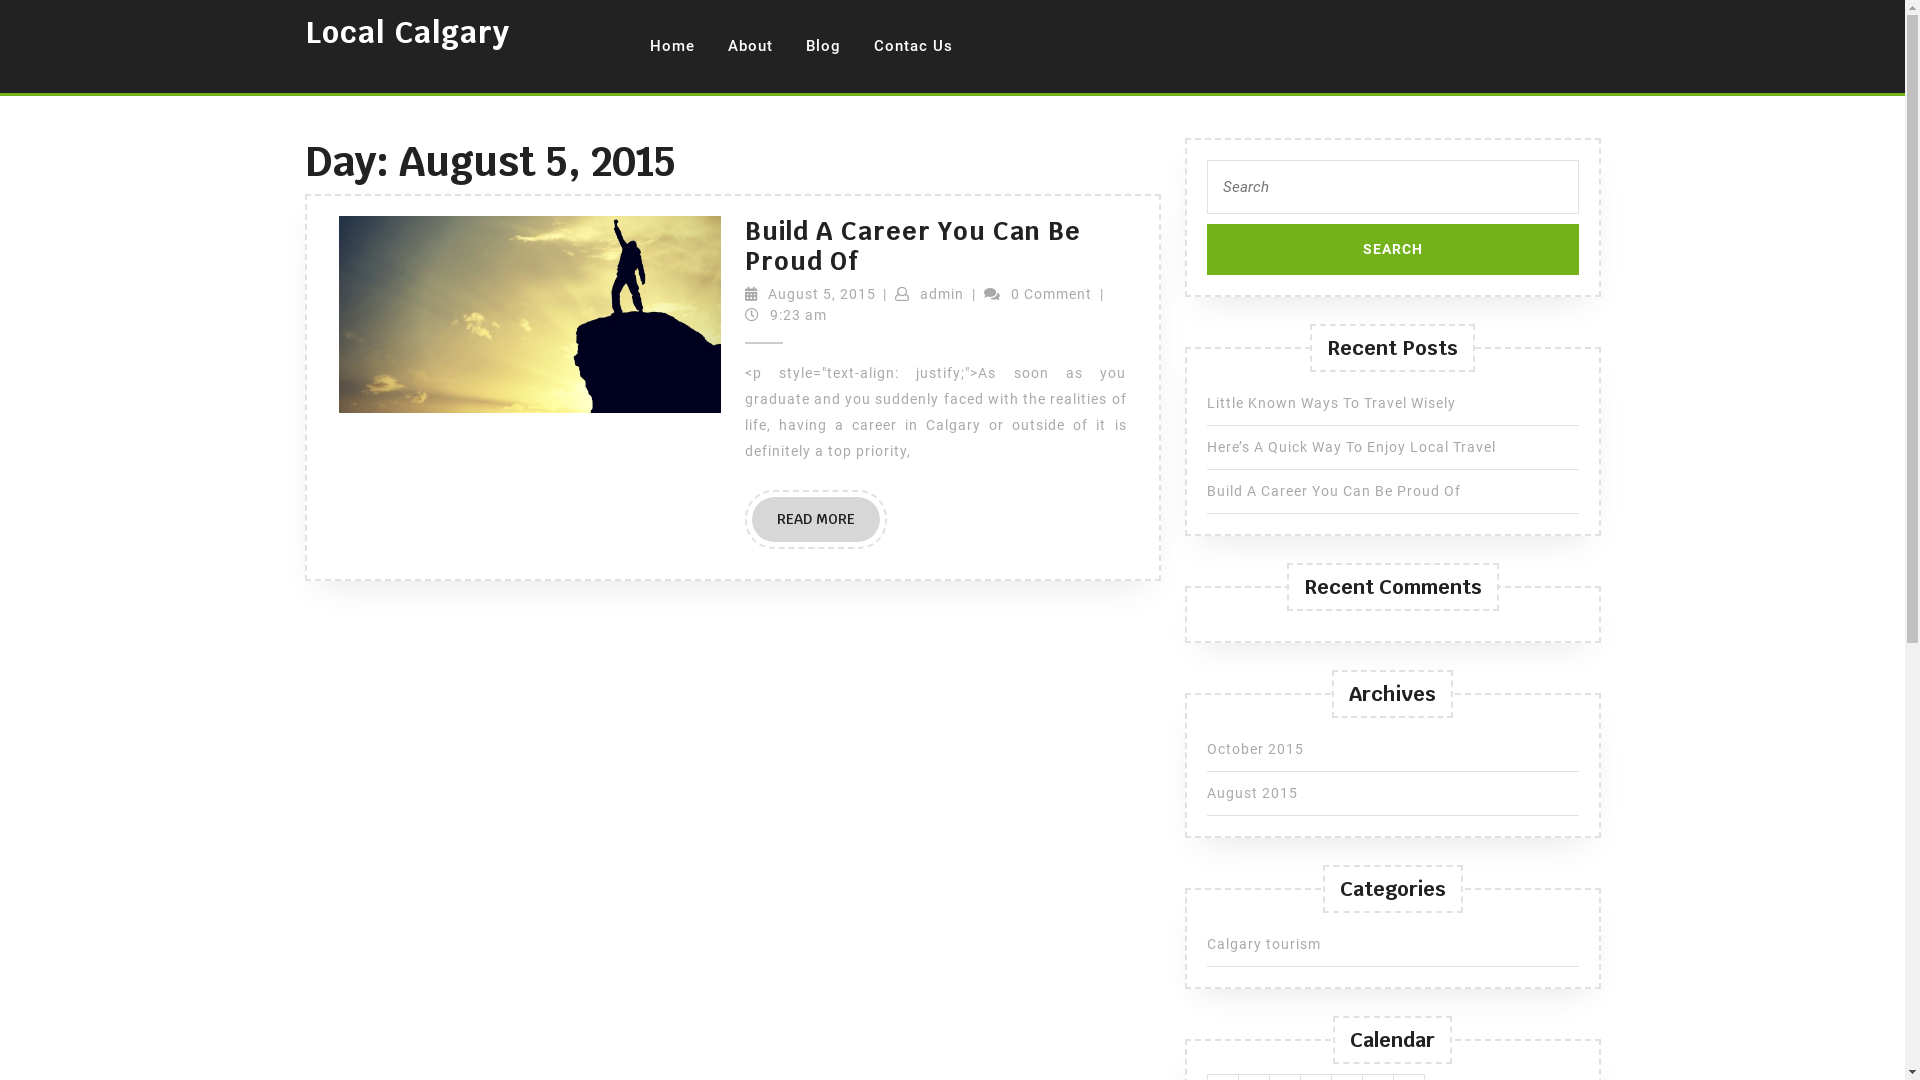 The image size is (1920, 1080). Describe the element at coordinates (816, 518) in the screenshot. I see `'READ MORE` at that location.